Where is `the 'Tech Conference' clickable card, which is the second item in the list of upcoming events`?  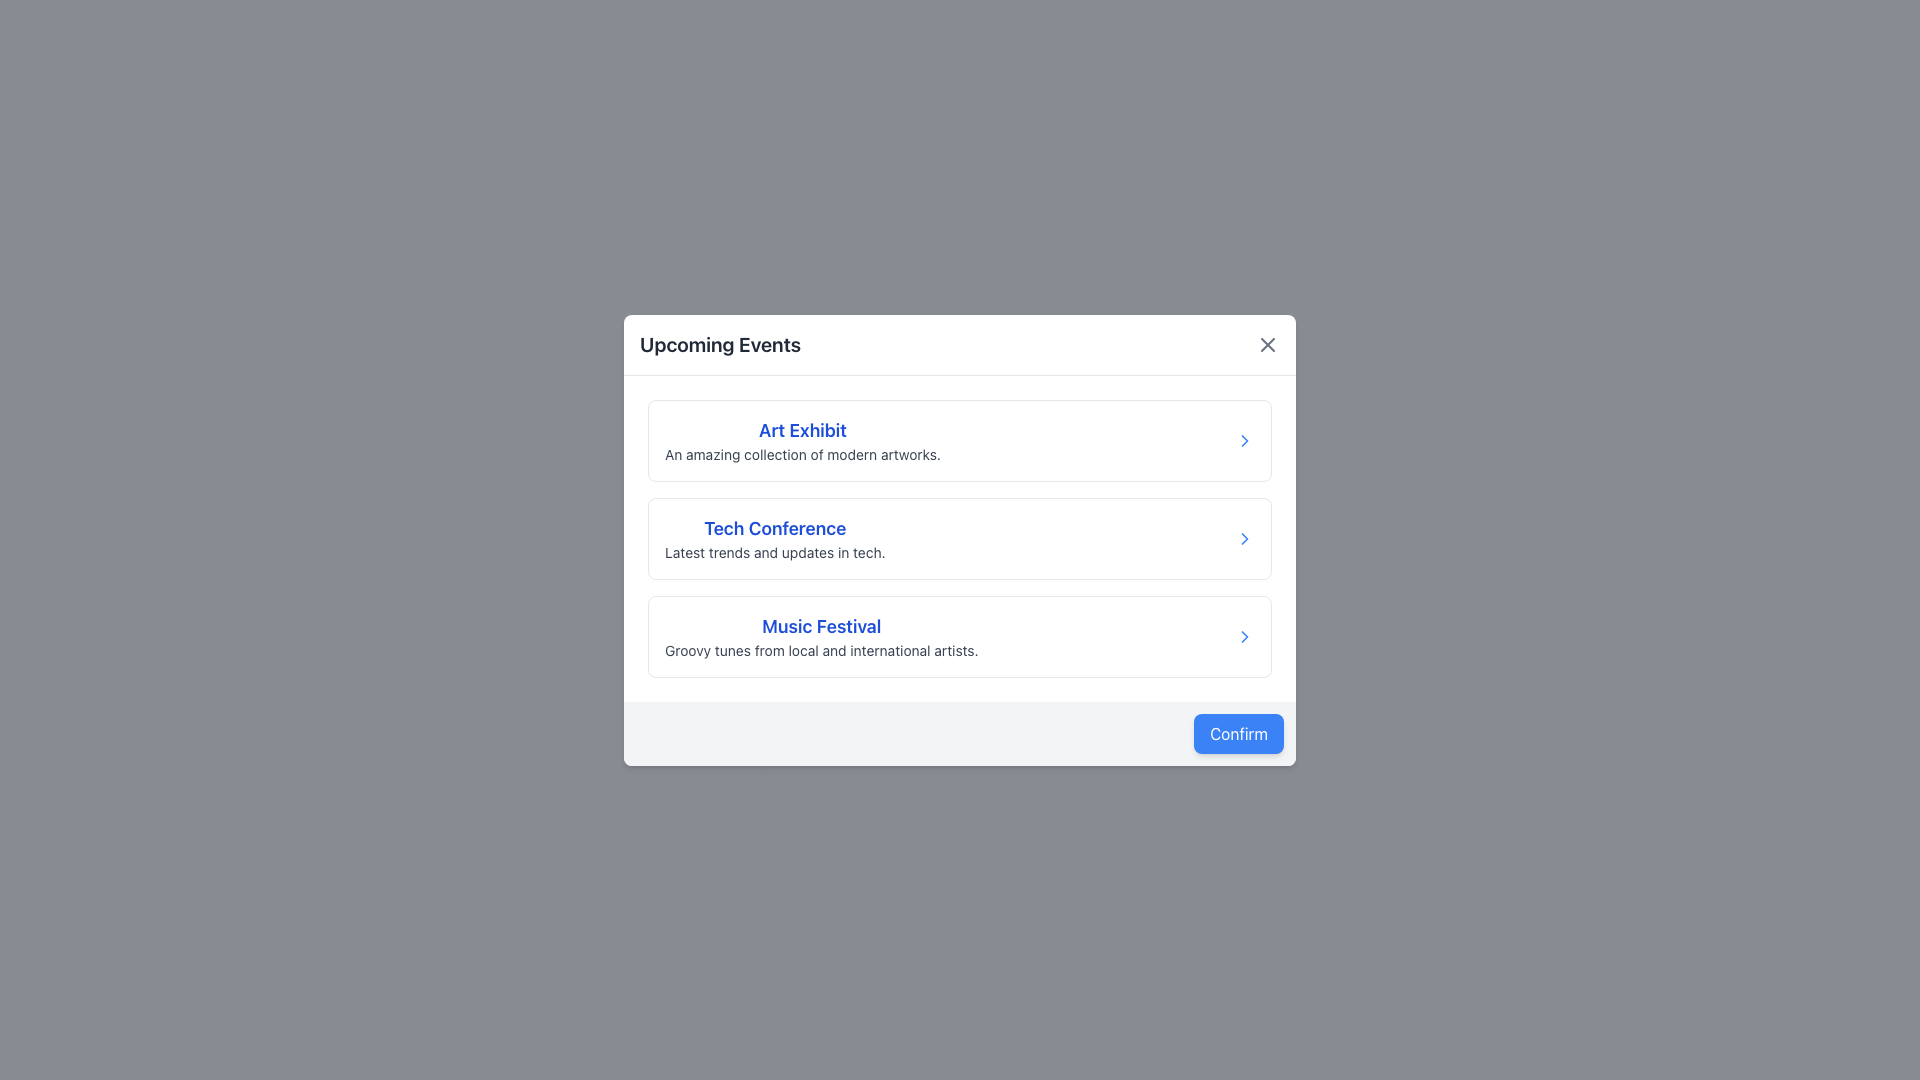 the 'Tech Conference' clickable card, which is the second item in the list of upcoming events is located at coordinates (960, 536).